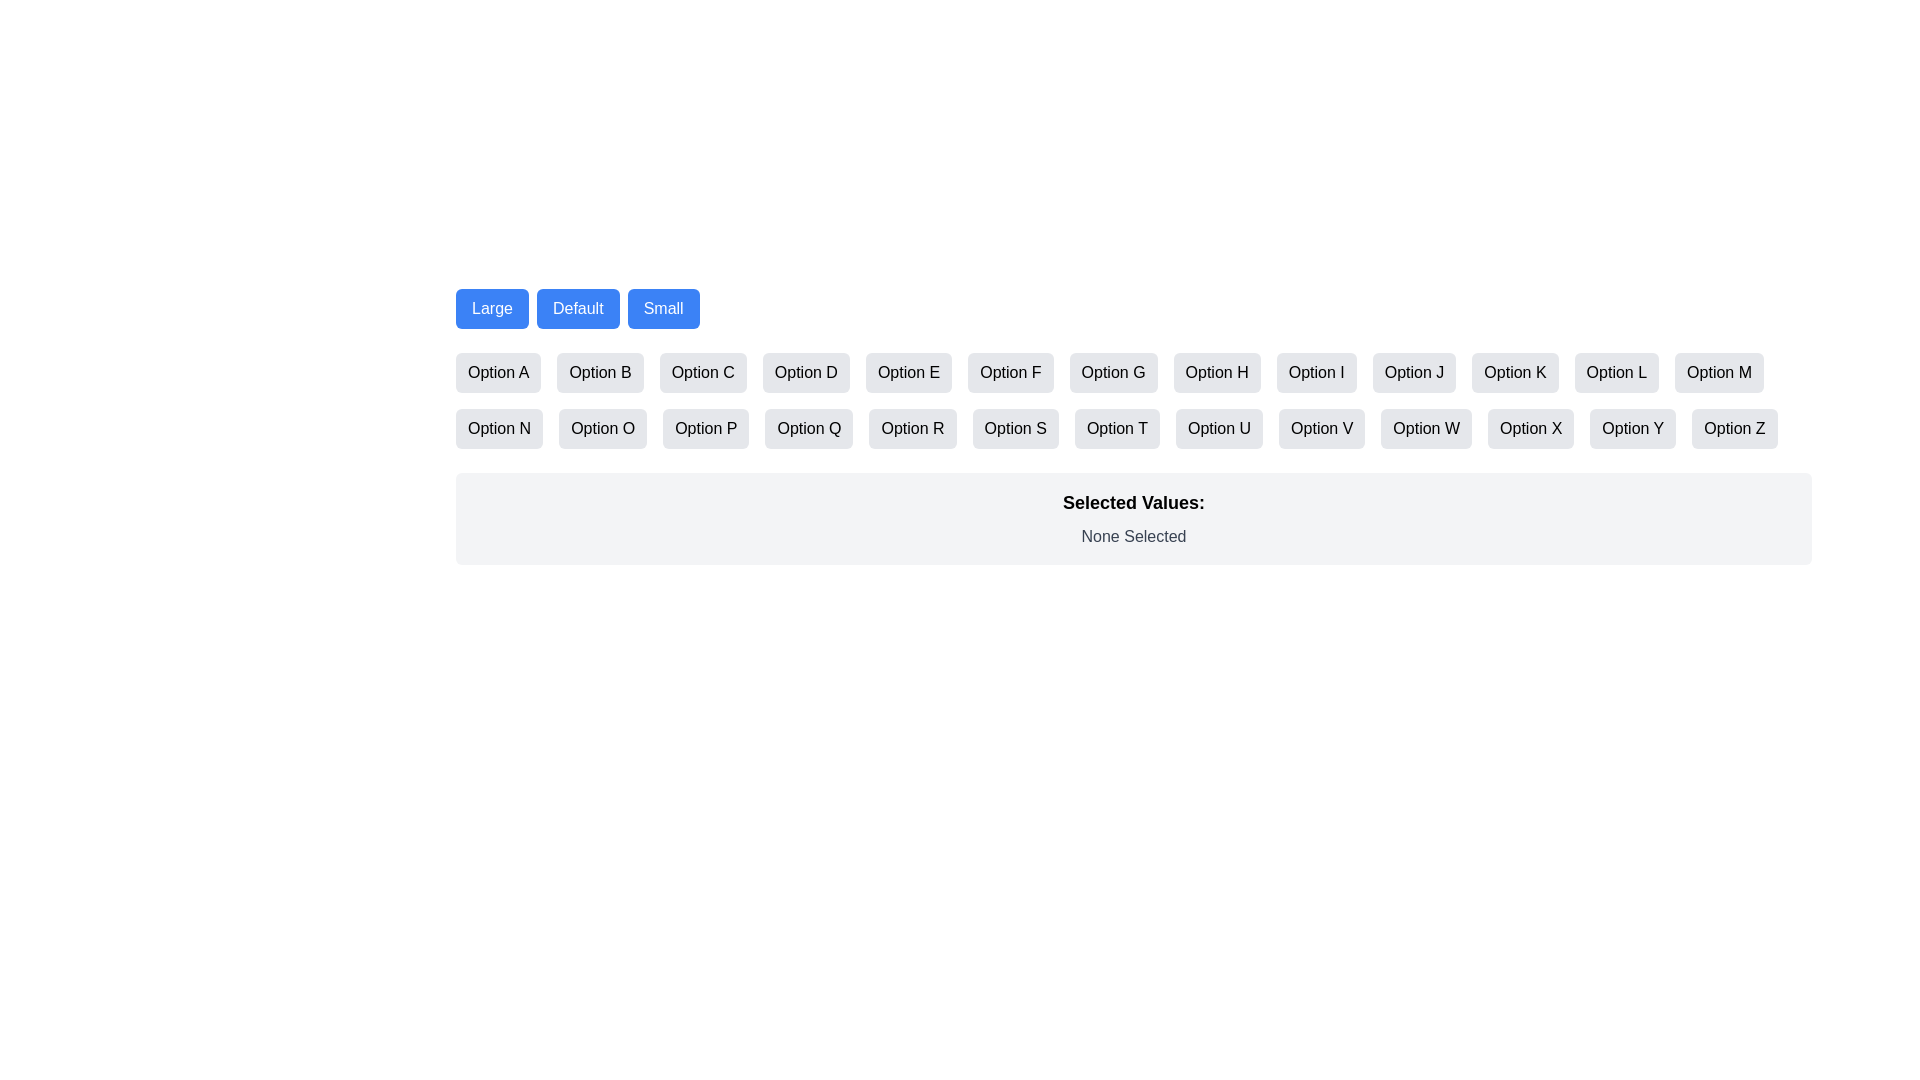 The height and width of the screenshot is (1080, 1920). I want to click on the 5th button from the left in the first row of a grid layout, so click(907, 373).